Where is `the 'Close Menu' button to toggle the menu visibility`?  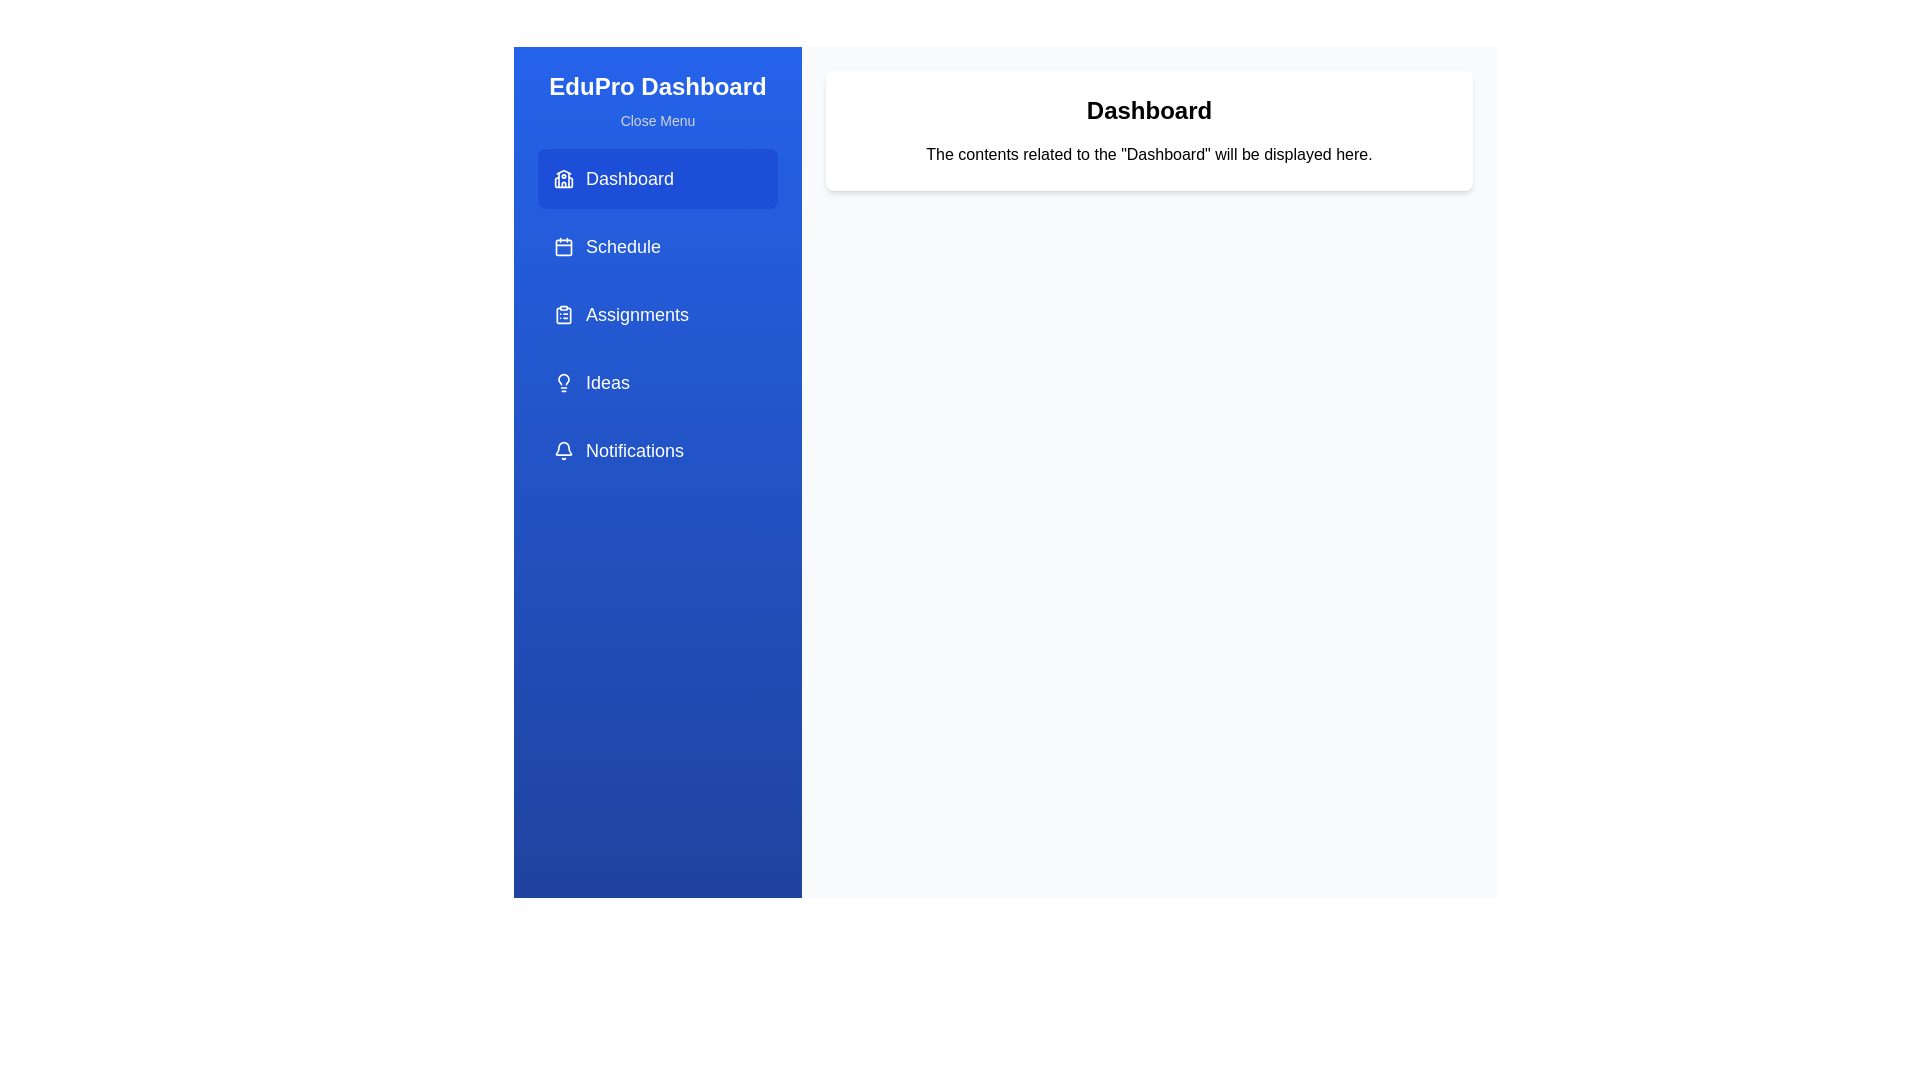 the 'Close Menu' button to toggle the menu visibility is located at coordinates (657, 120).